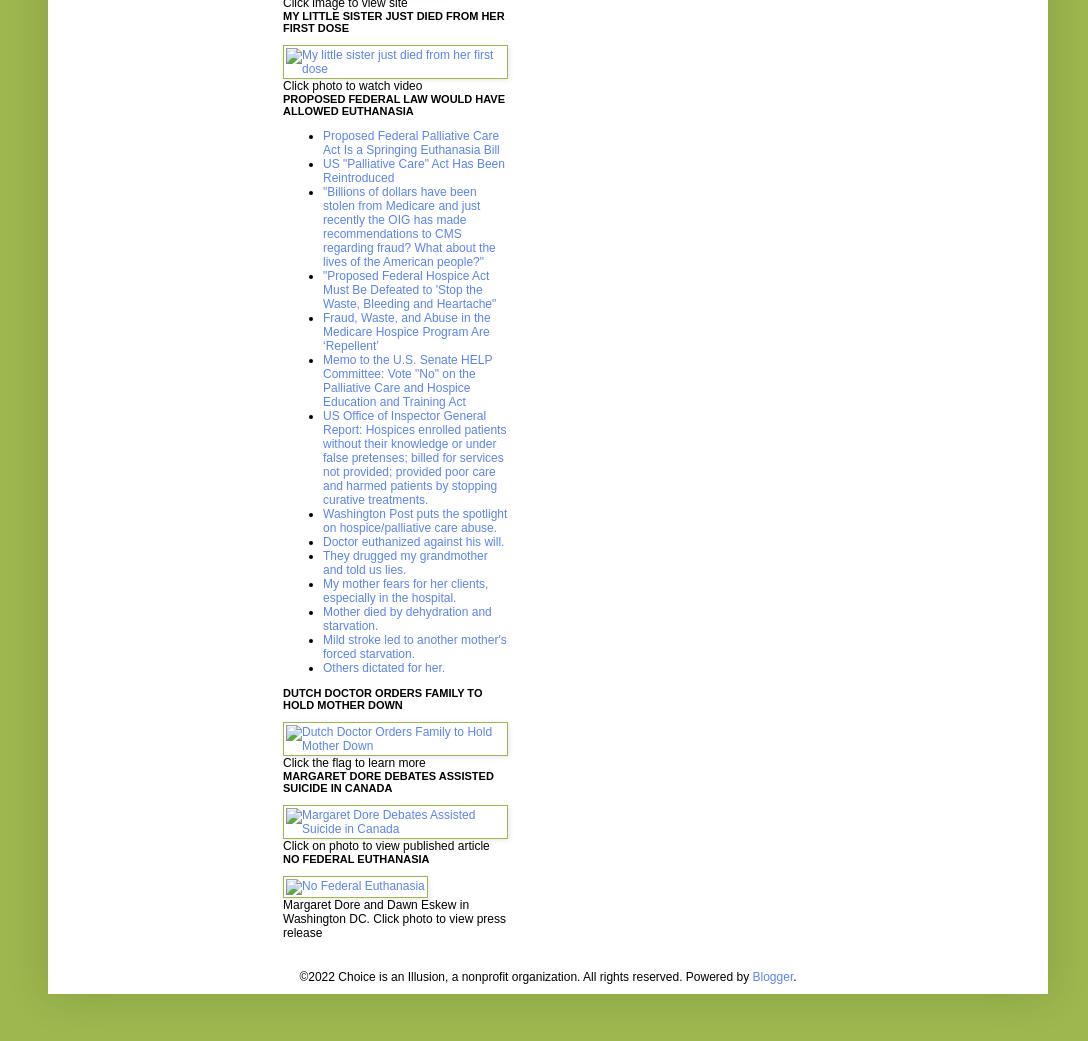  I want to click on 'Doctor euthanized against his will.', so click(323, 542).